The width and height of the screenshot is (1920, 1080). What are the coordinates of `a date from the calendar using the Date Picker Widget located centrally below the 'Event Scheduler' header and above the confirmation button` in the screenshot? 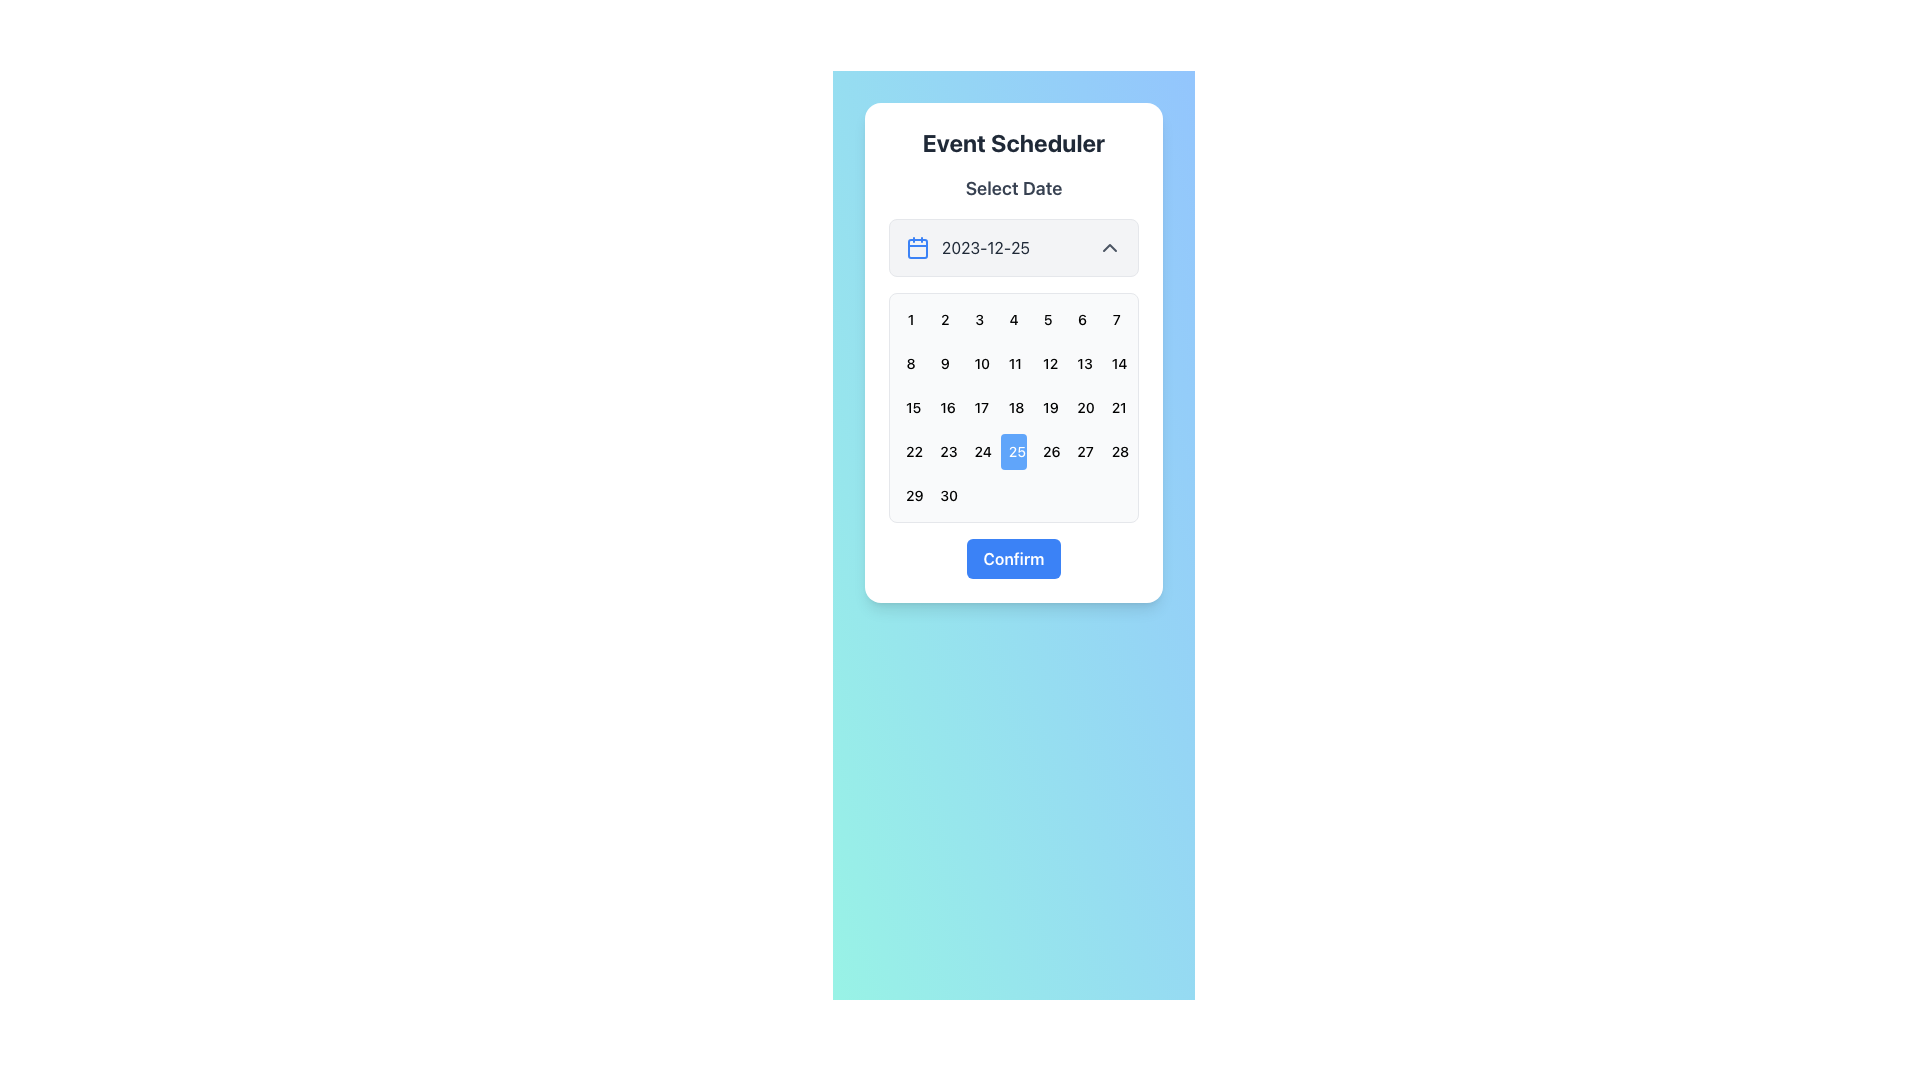 It's located at (1013, 352).